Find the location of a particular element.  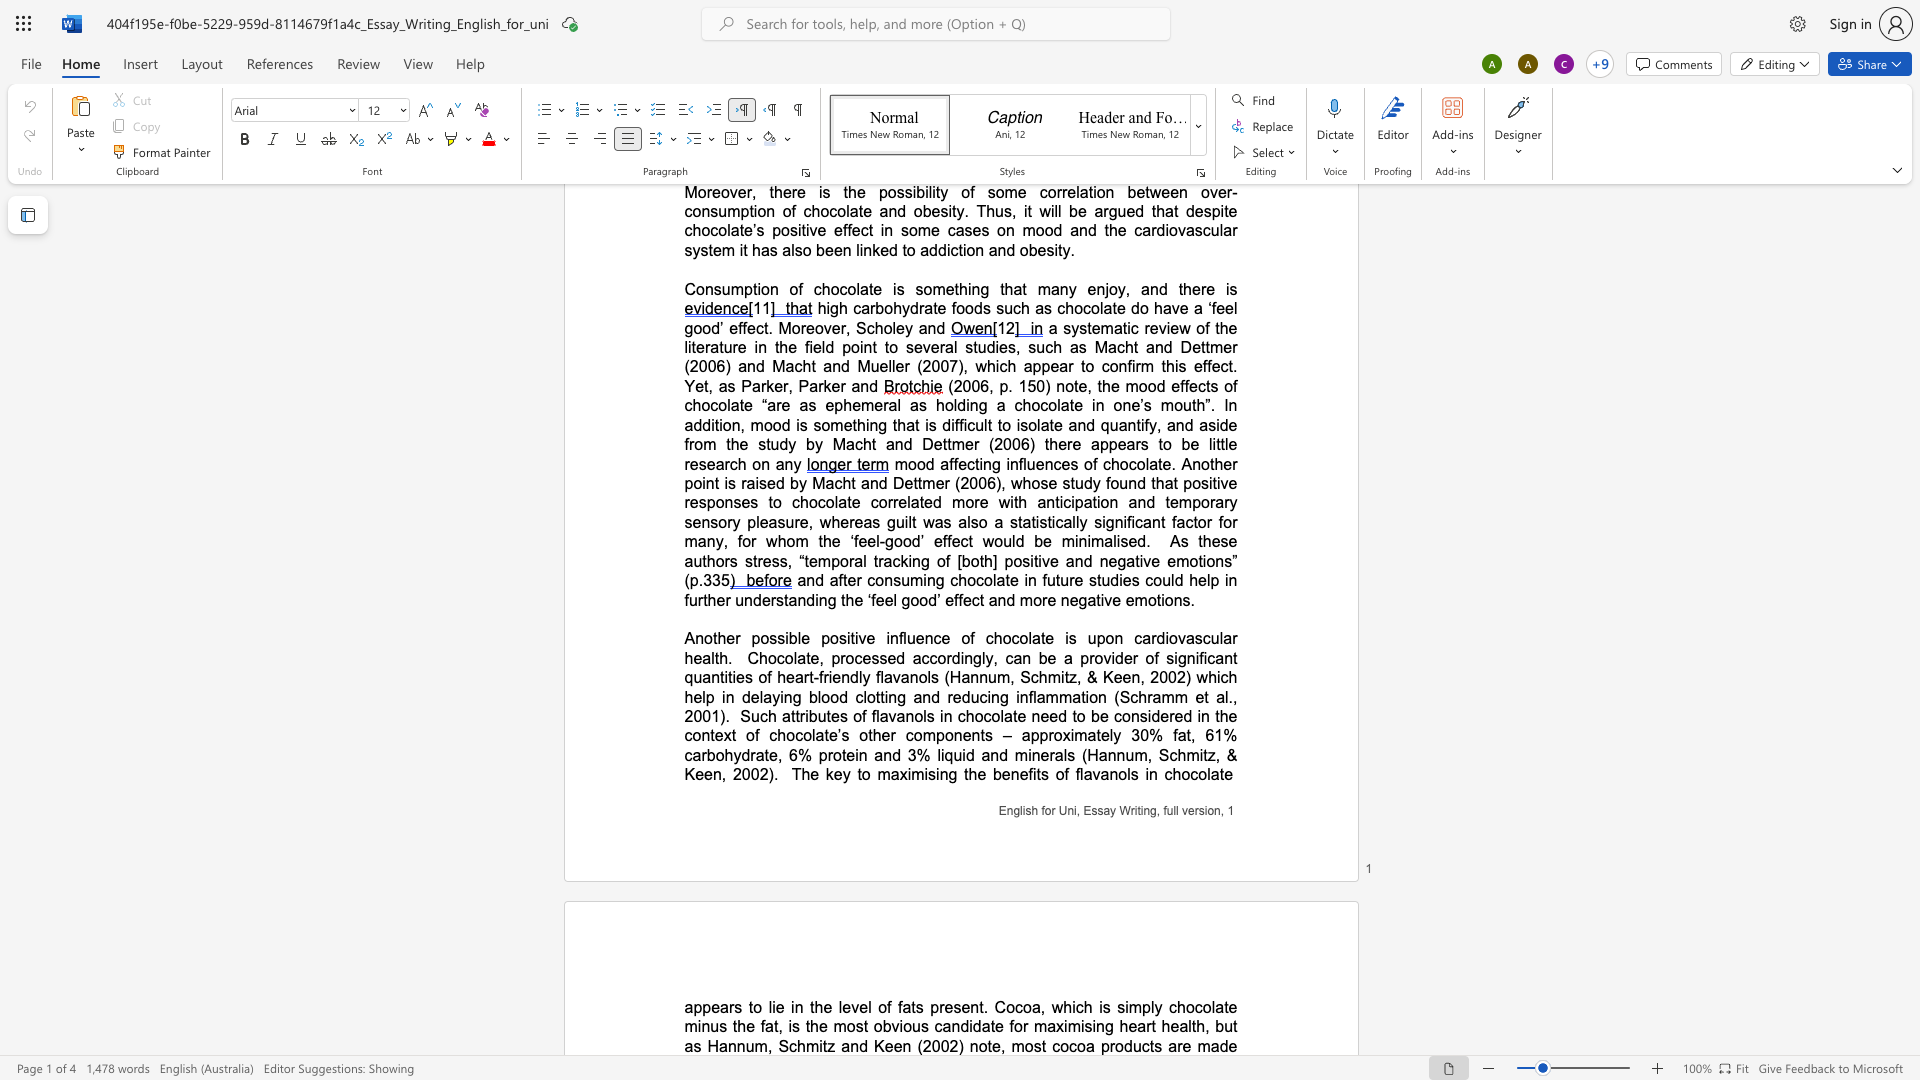

the space between the continuous character "s" and "s" in the text is located at coordinates (879, 658).